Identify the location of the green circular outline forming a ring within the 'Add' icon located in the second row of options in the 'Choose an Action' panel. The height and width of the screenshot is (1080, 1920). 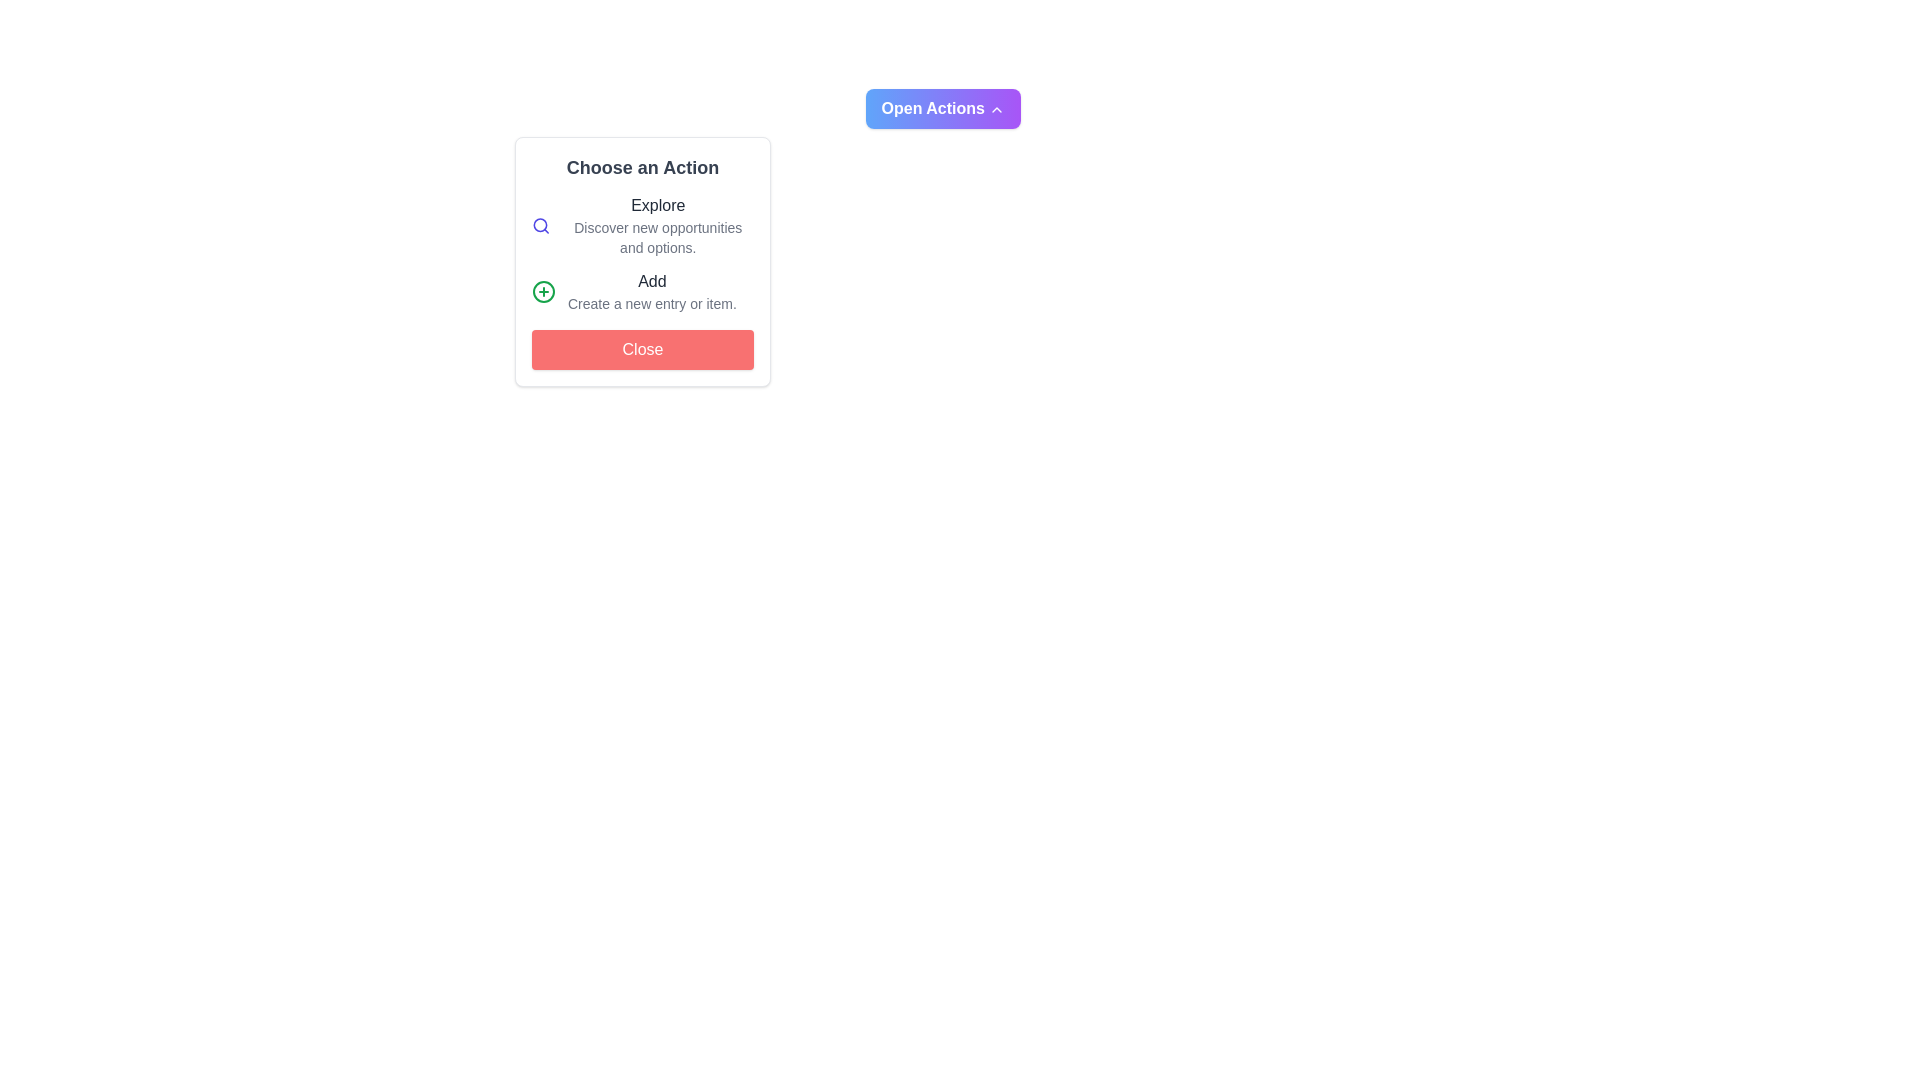
(543, 292).